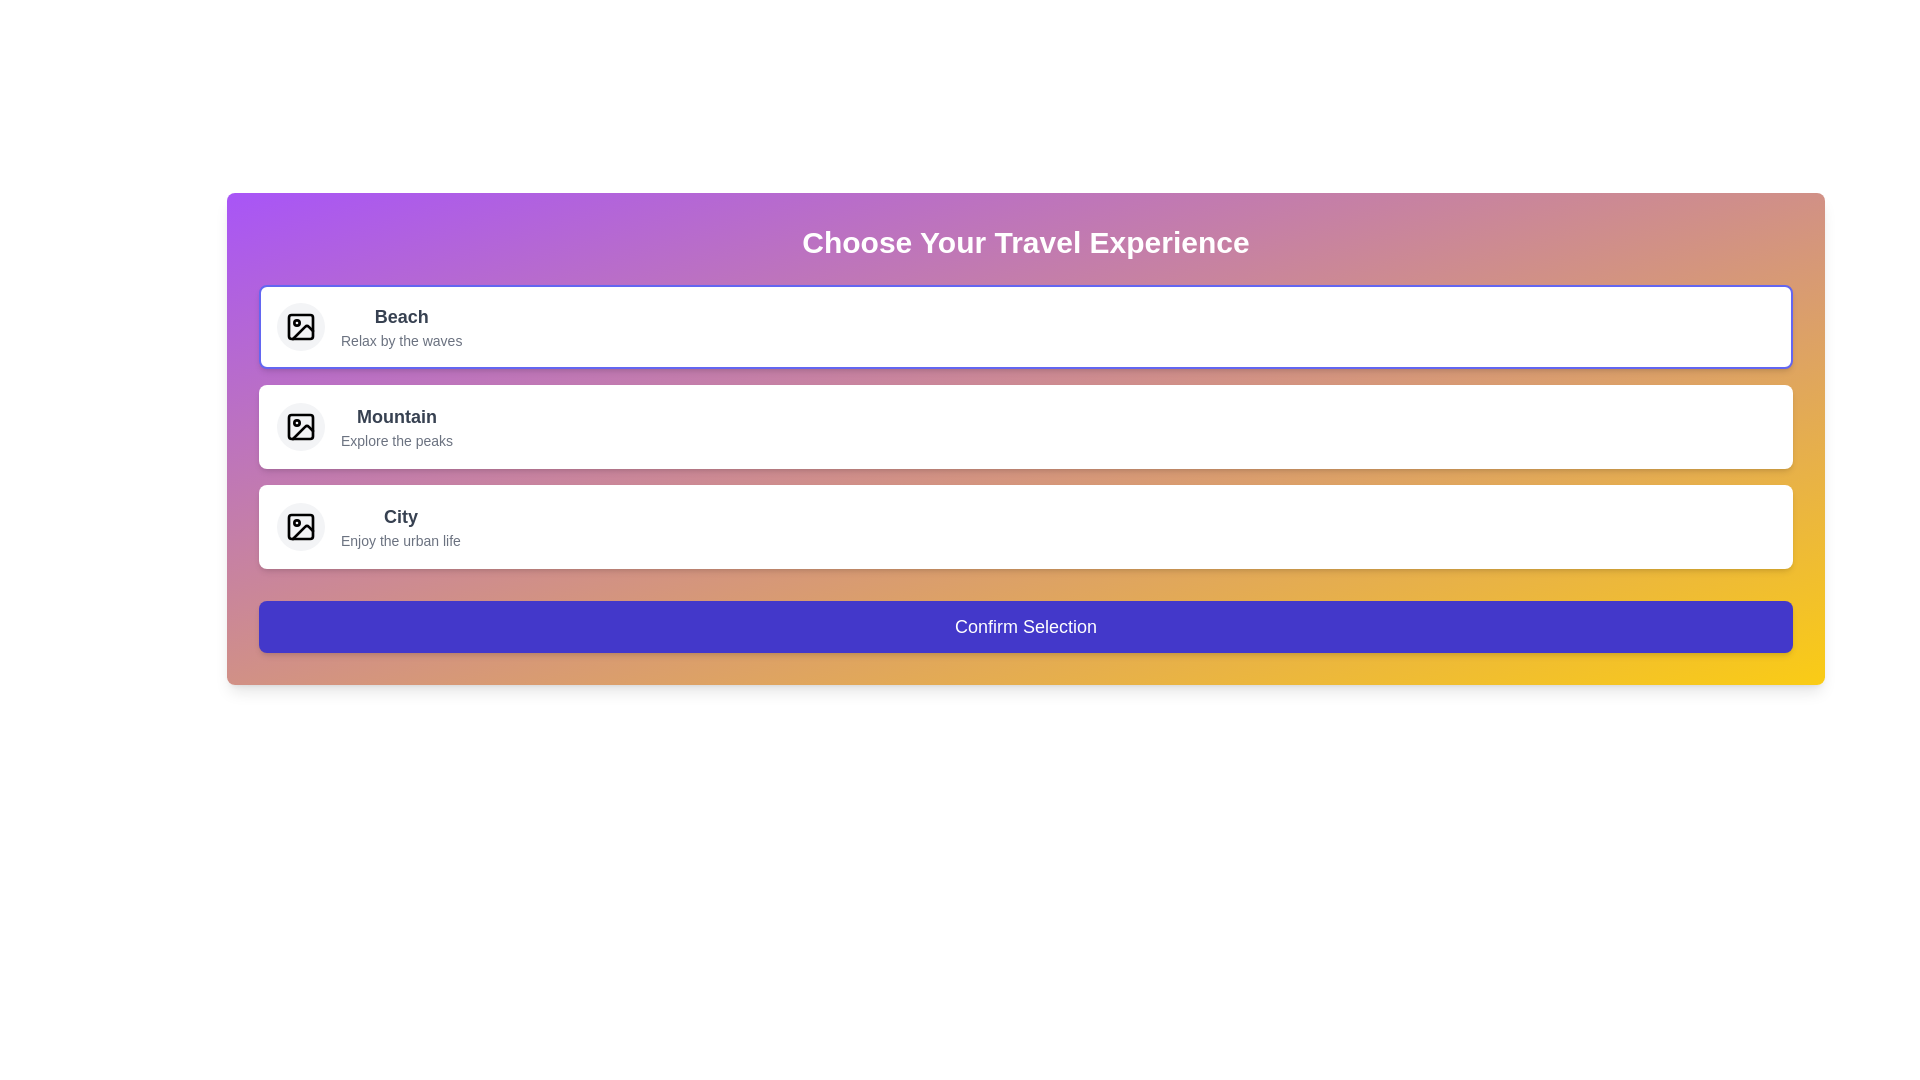 Image resolution: width=1920 pixels, height=1080 pixels. What do you see at coordinates (400, 526) in the screenshot?
I see `the 'City' text label that displays 'City' in bold, larger dark gray font and 'Enjoy the urban life' in smaller, lighter gray font, located between the 'Mountain' option and 'Confirm Selection' button` at bounding box center [400, 526].